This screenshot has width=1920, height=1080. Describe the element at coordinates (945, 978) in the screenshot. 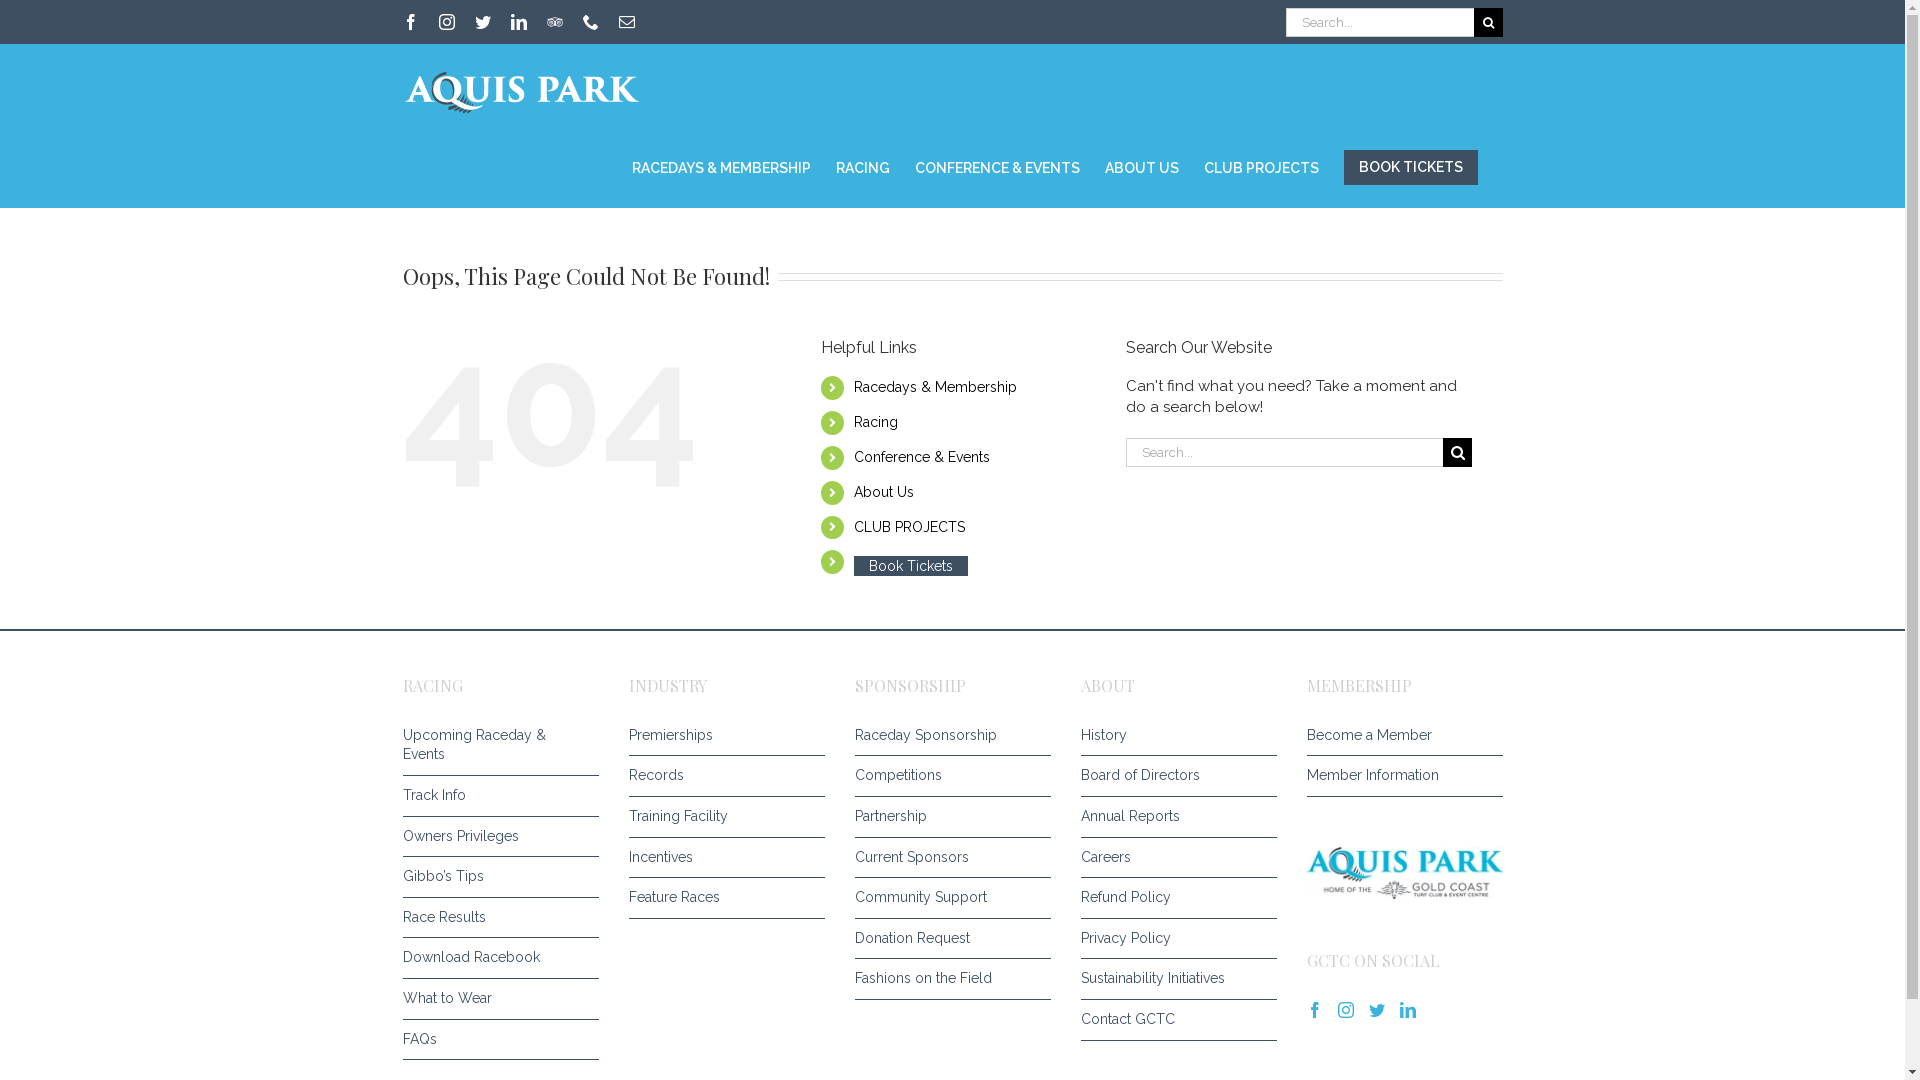

I see `'Fashions on the Field'` at that location.